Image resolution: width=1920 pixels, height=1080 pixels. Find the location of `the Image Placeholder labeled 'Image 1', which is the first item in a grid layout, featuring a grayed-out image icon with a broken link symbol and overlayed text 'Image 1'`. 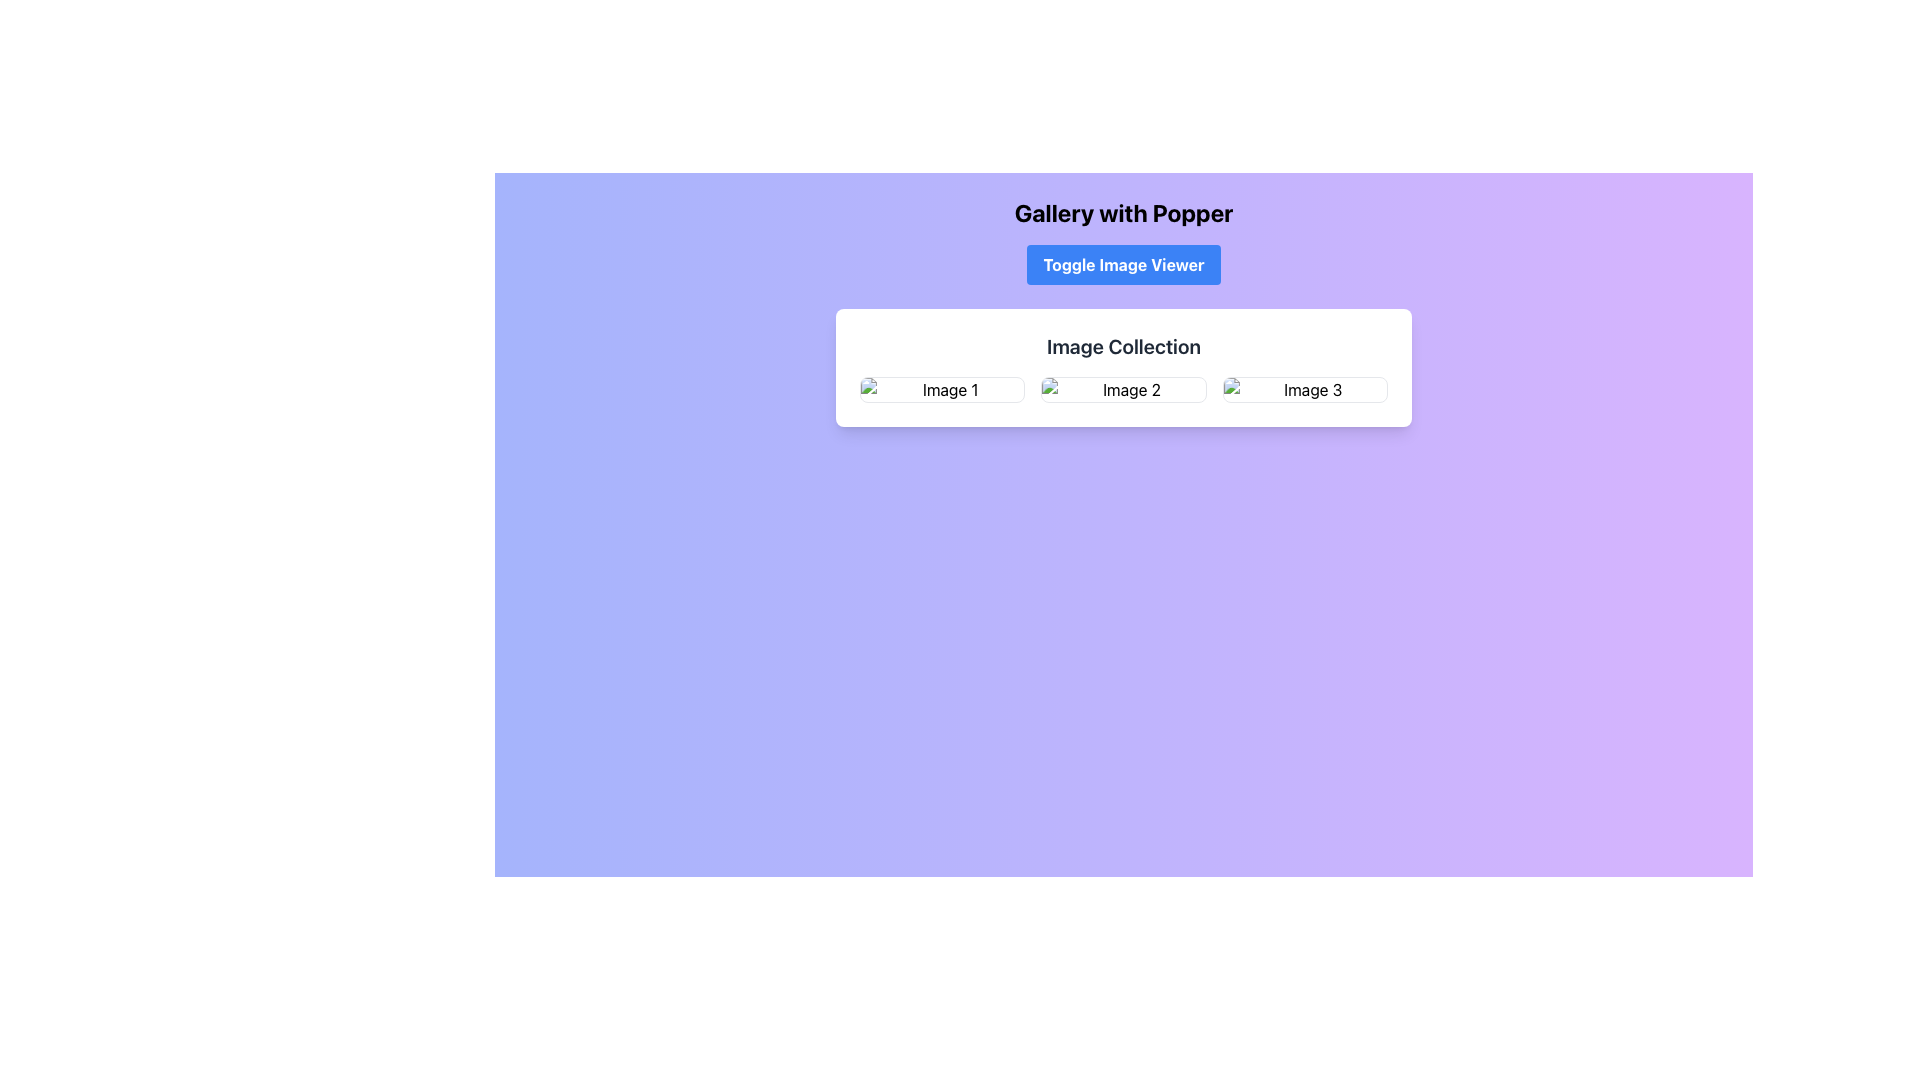

the Image Placeholder labeled 'Image 1', which is the first item in a grid layout, featuring a grayed-out image icon with a broken link symbol and overlayed text 'Image 1' is located at coordinates (941, 389).